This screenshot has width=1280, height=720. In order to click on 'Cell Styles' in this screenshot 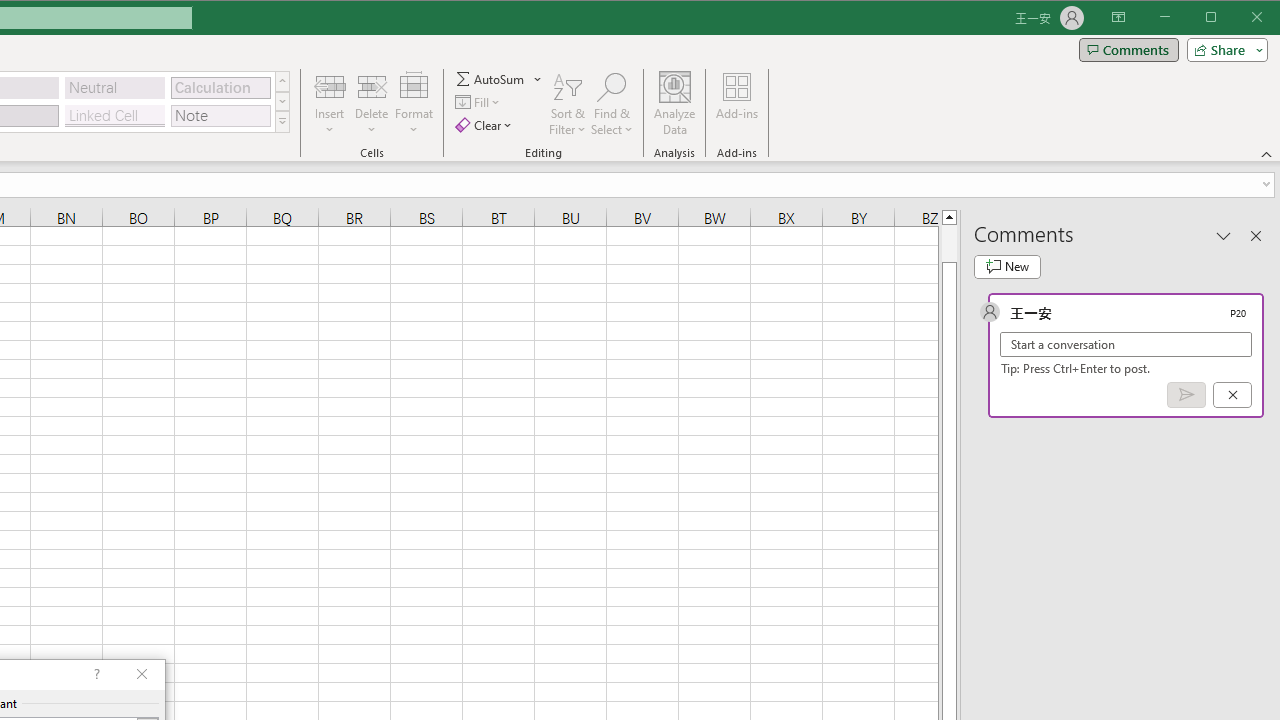, I will do `click(281, 122)`.